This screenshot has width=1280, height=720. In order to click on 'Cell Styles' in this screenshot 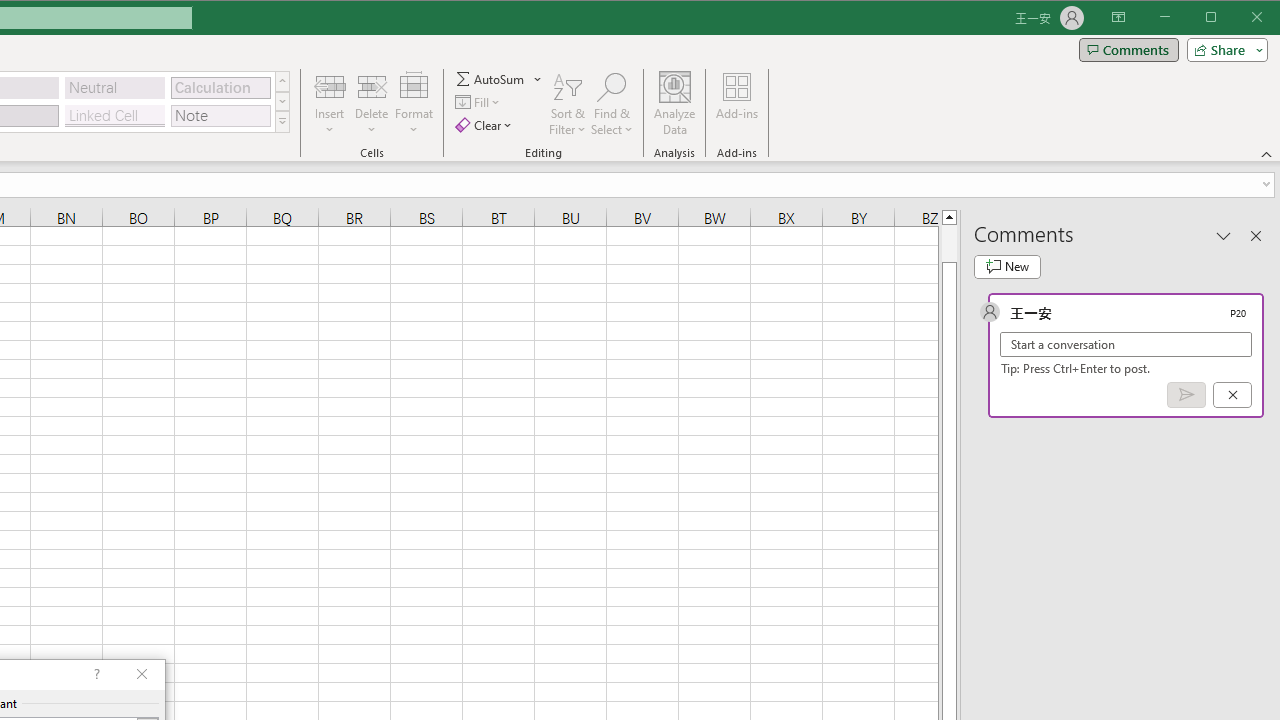, I will do `click(281, 122)`.